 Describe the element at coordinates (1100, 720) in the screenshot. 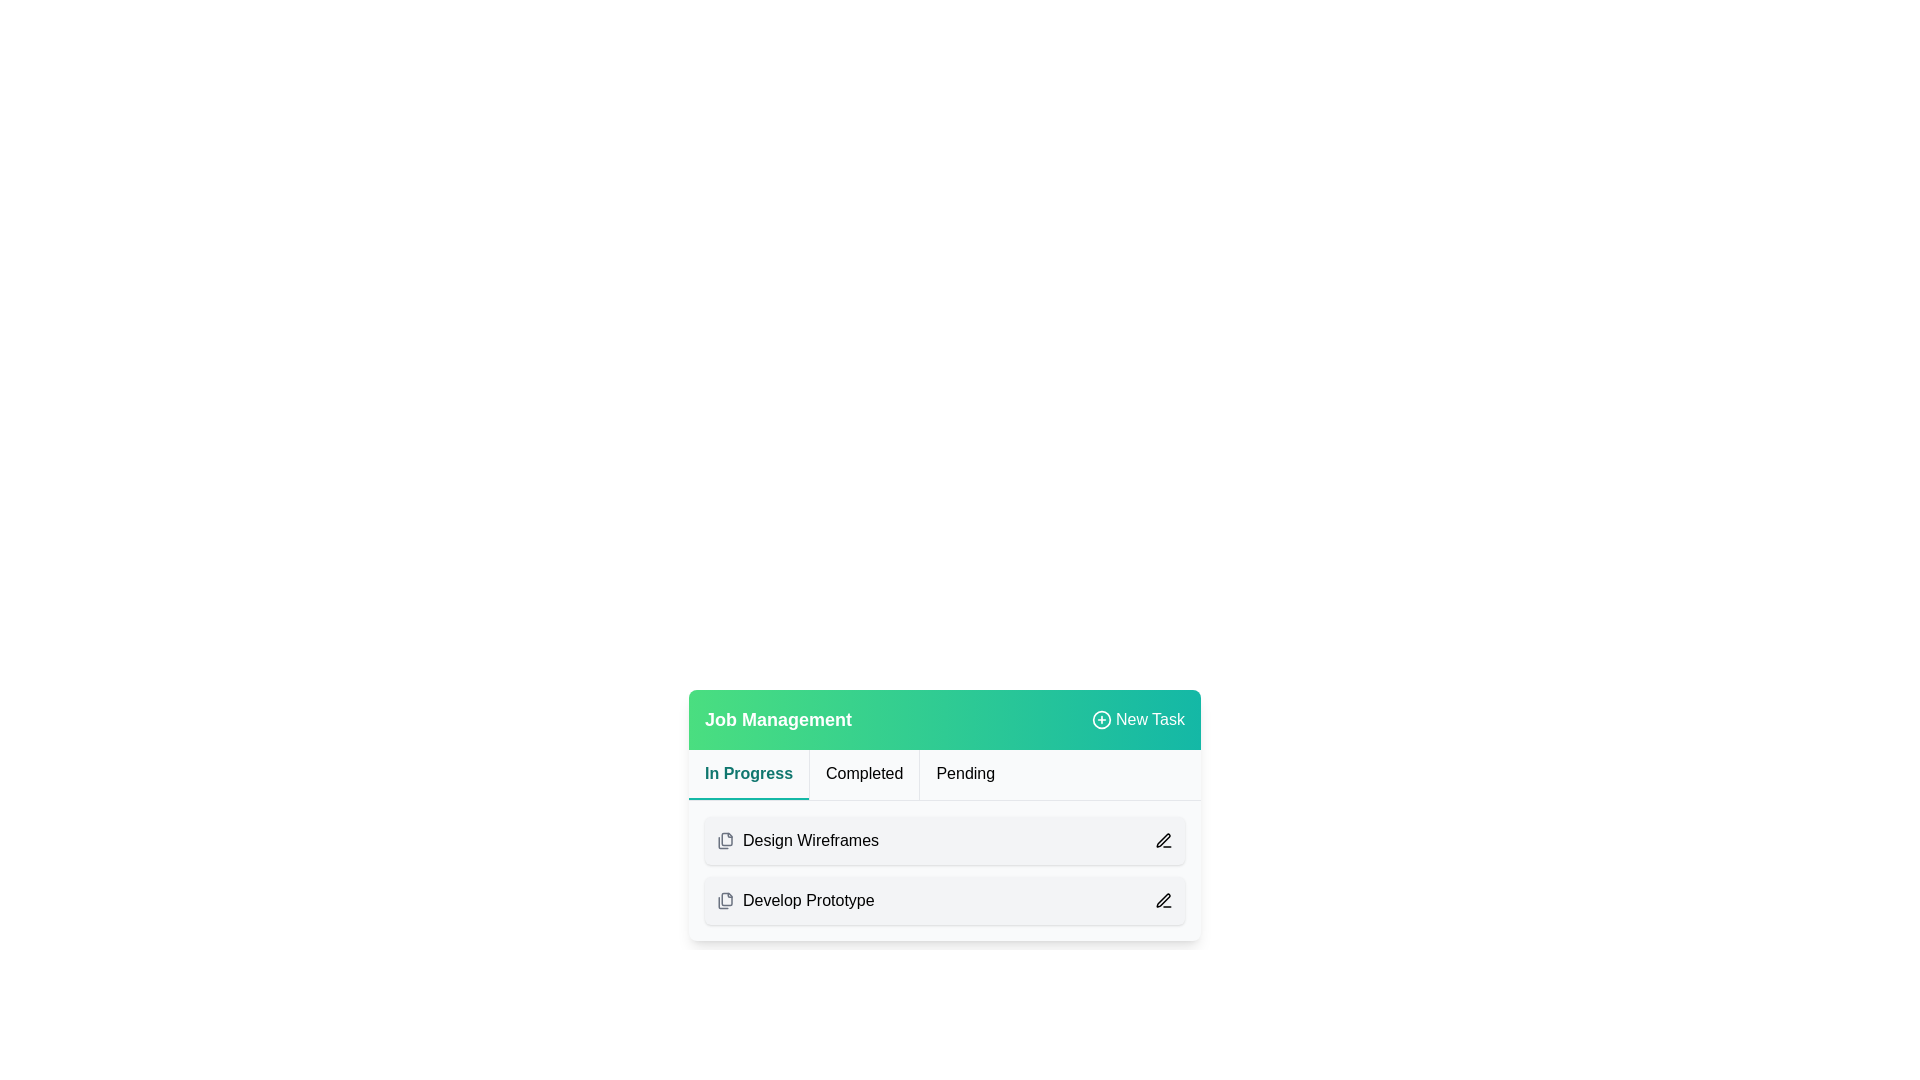

I see `the decorative Circle graphic located towards the top-right within the green rectangular header section of the 'Job Management' interface` at that location.